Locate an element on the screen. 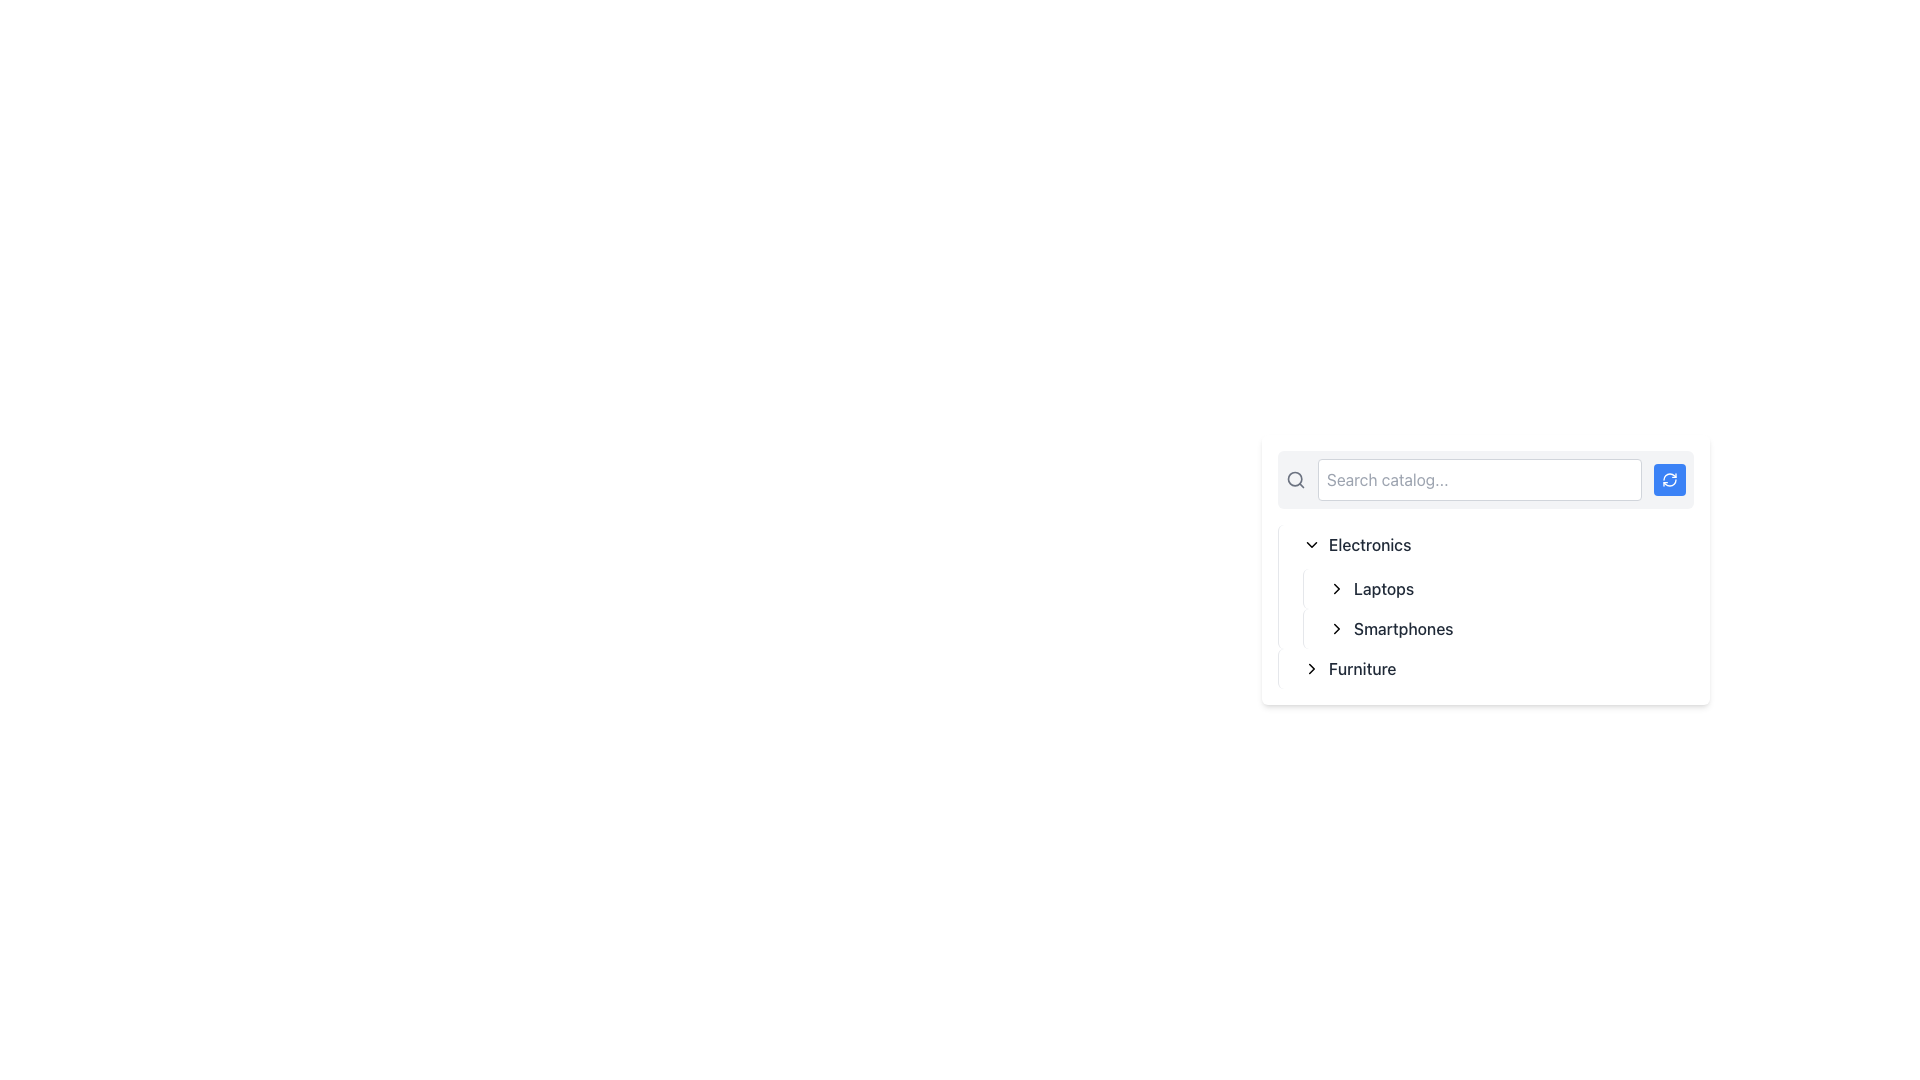 This screenshot has height=1080, width=1920. the toggle icon located to the left of the 'Smartphones' text is located at coordinates (1337, 627).